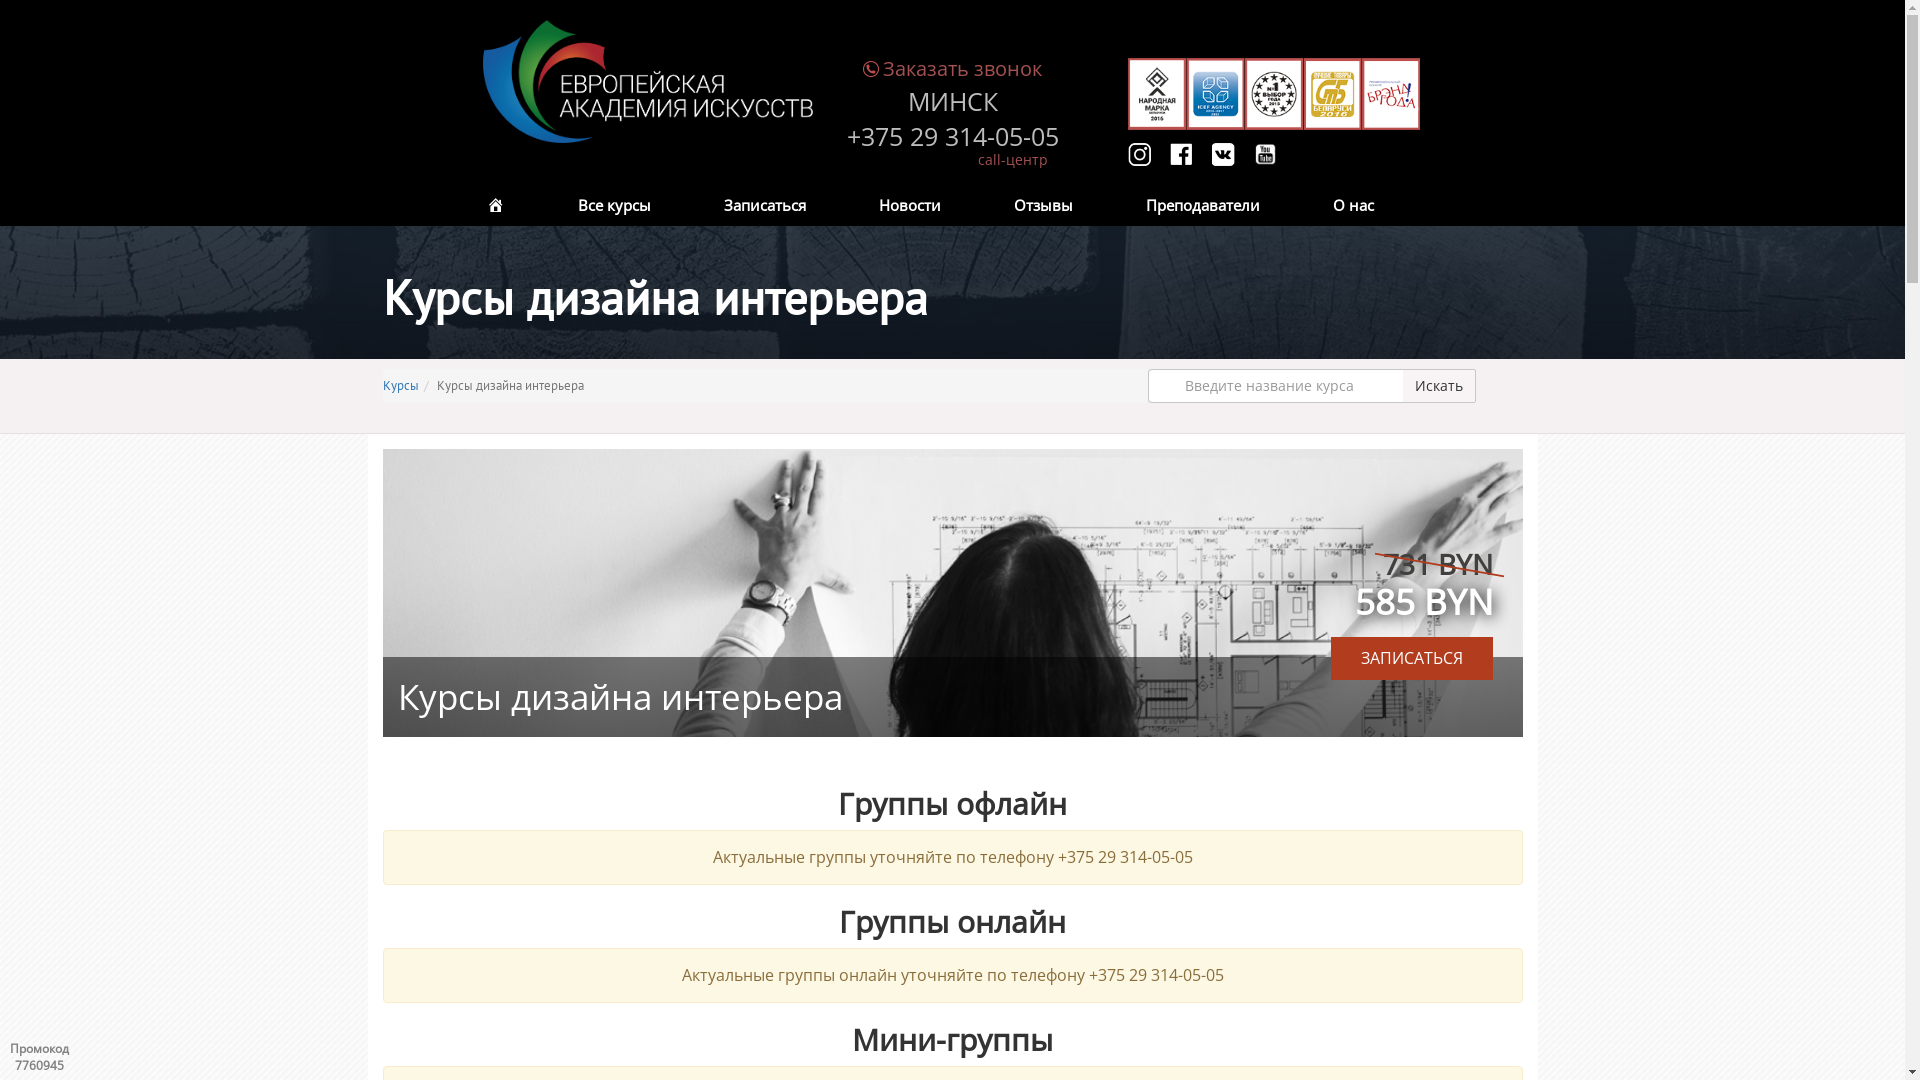 The image size is (1920, 1080). What do you see at coordinates (950, 136) in the screenshot?
I see `'+375 29 314-05-05'` at bounding box center [950, 136].